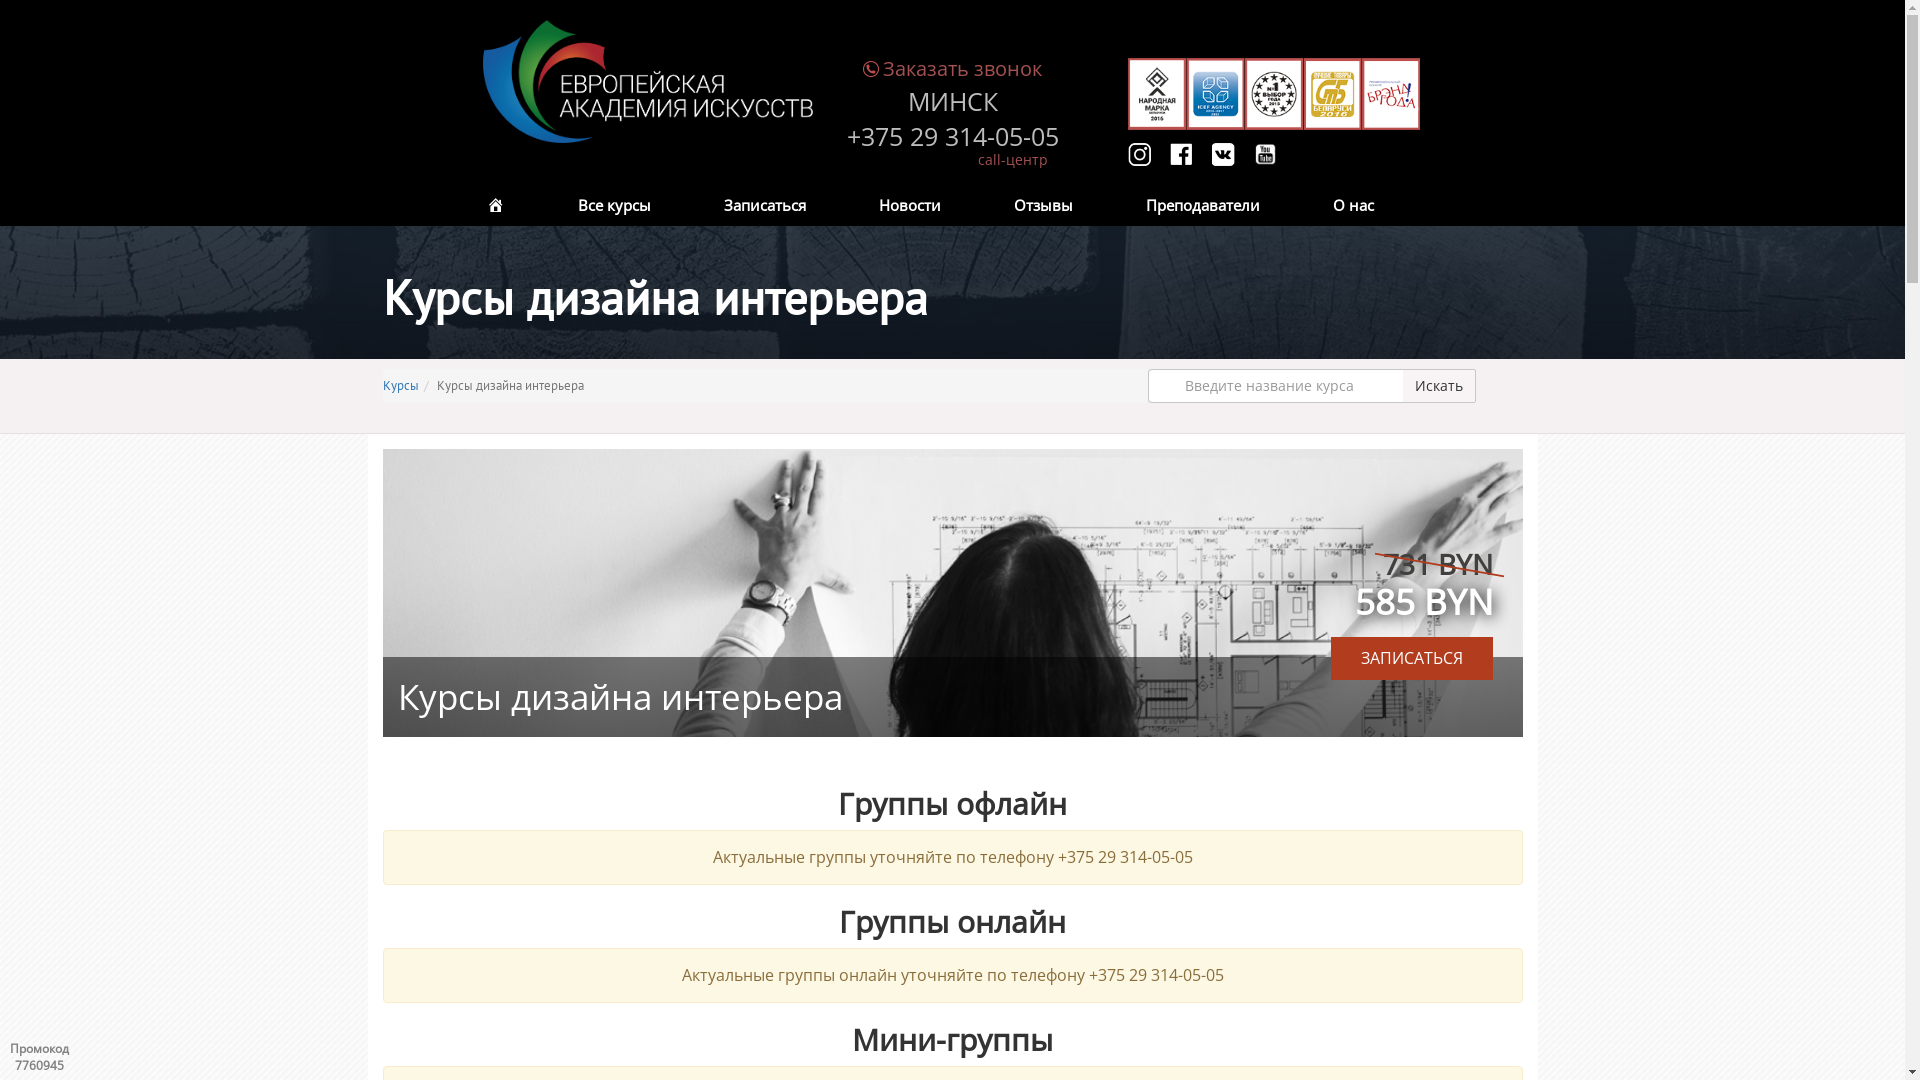 The image size is (1920, 1080). What do you see at coordinates (950, 136) in the screenshot?
I see `'+375 29 314-05-05'` at bounding box center [950, 136].